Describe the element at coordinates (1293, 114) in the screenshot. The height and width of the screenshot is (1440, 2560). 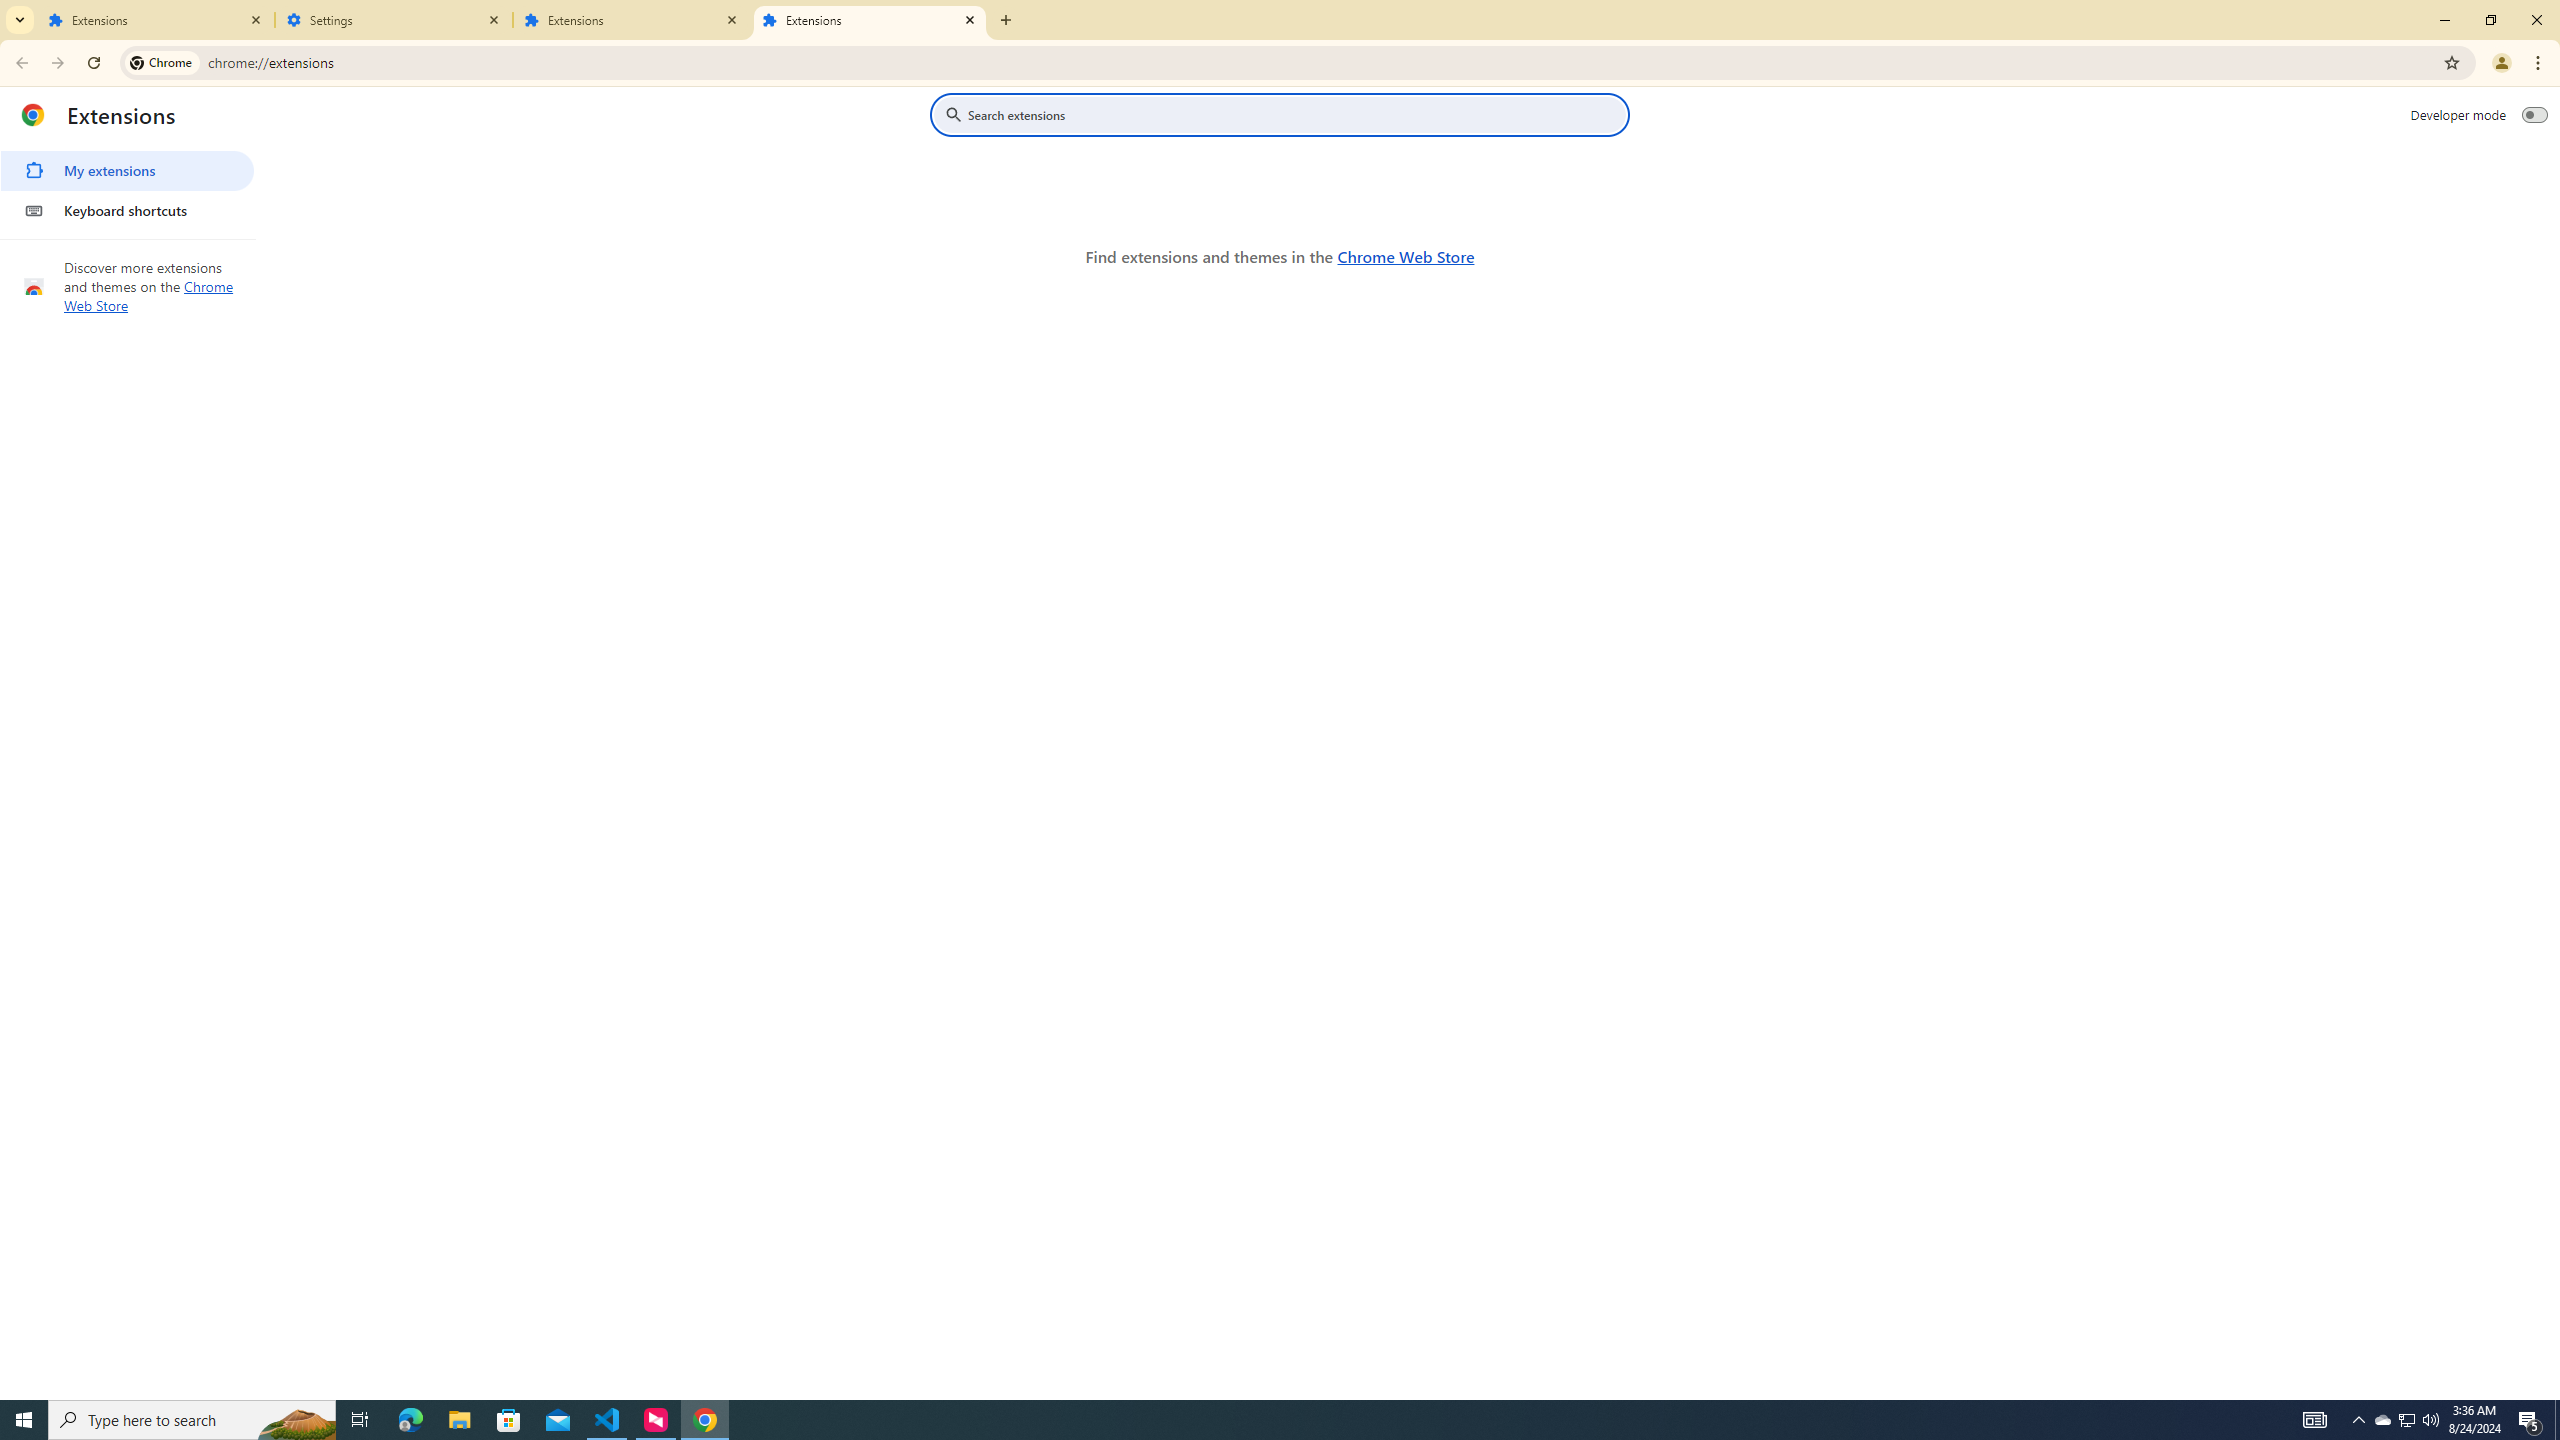
I see `'Search extensions'` at that location.